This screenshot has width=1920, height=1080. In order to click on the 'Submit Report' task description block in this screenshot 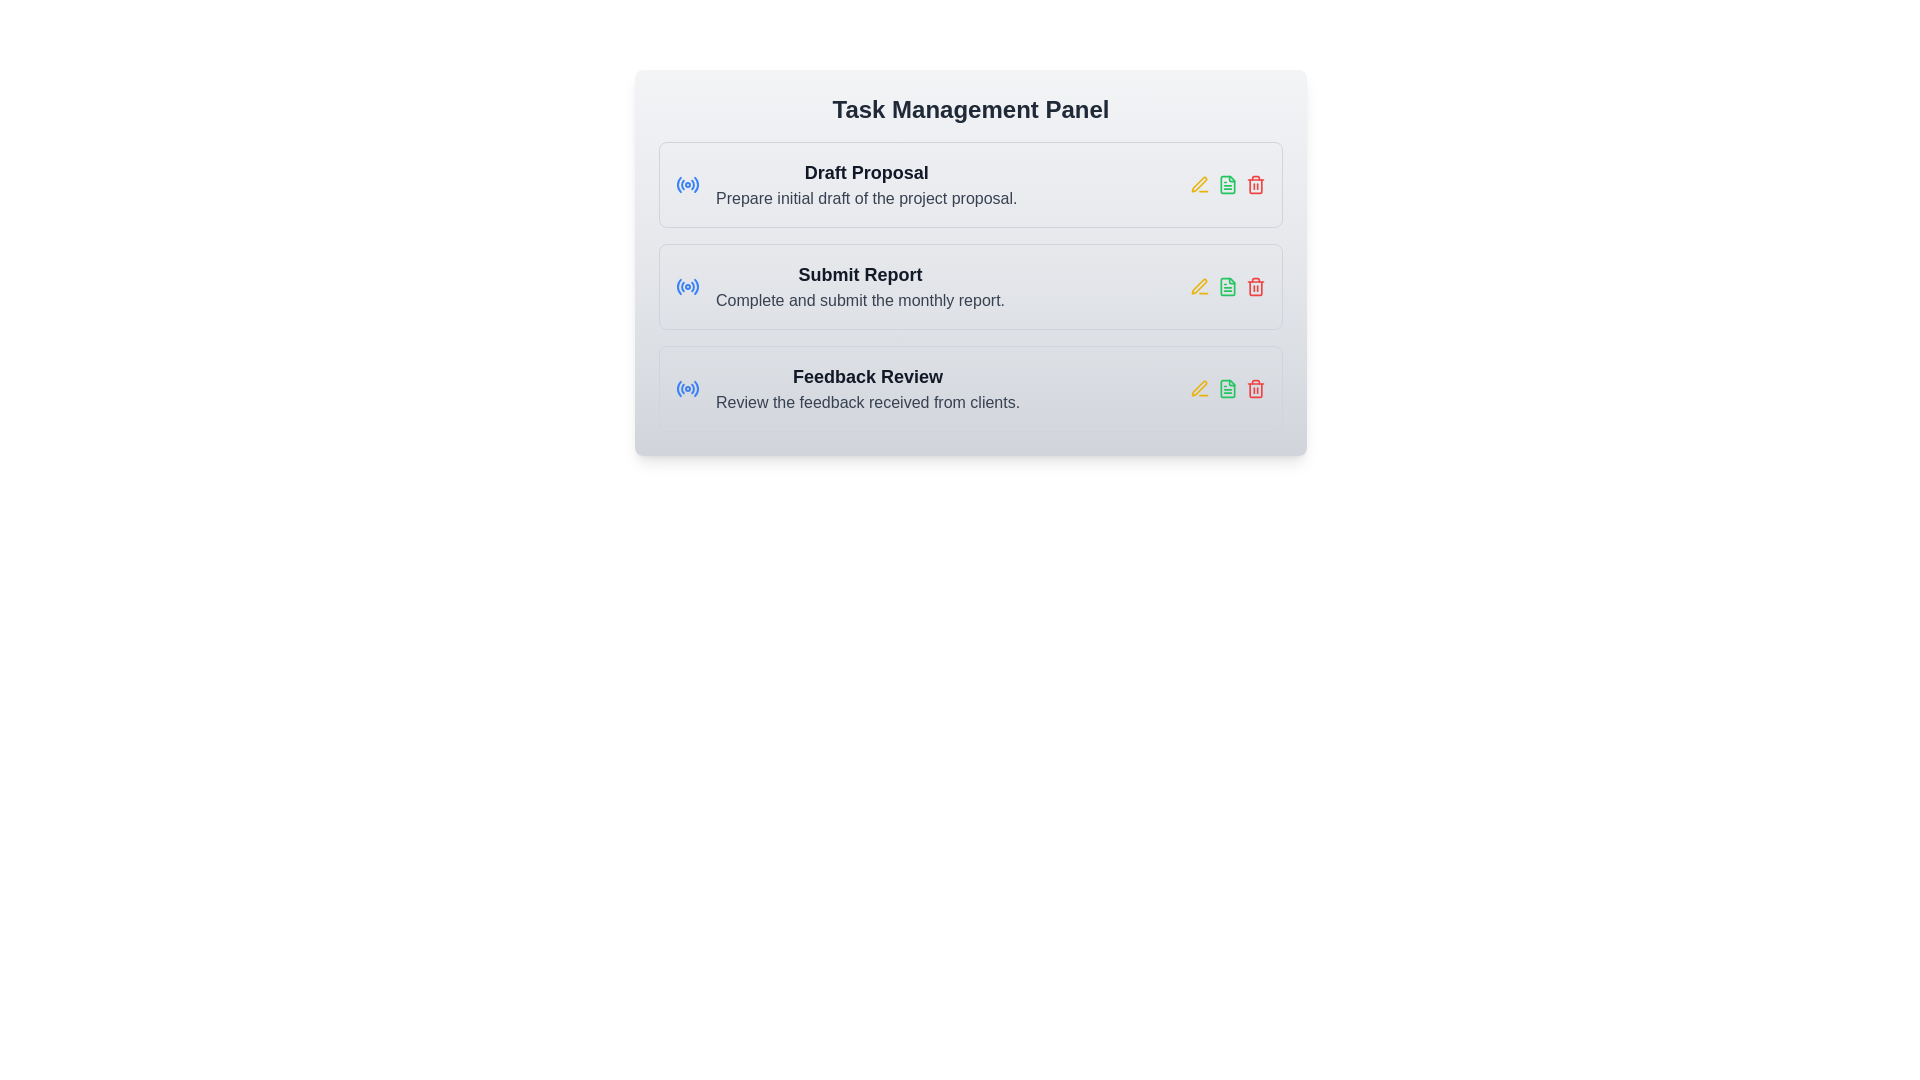, I will do `click(860, 286)`.